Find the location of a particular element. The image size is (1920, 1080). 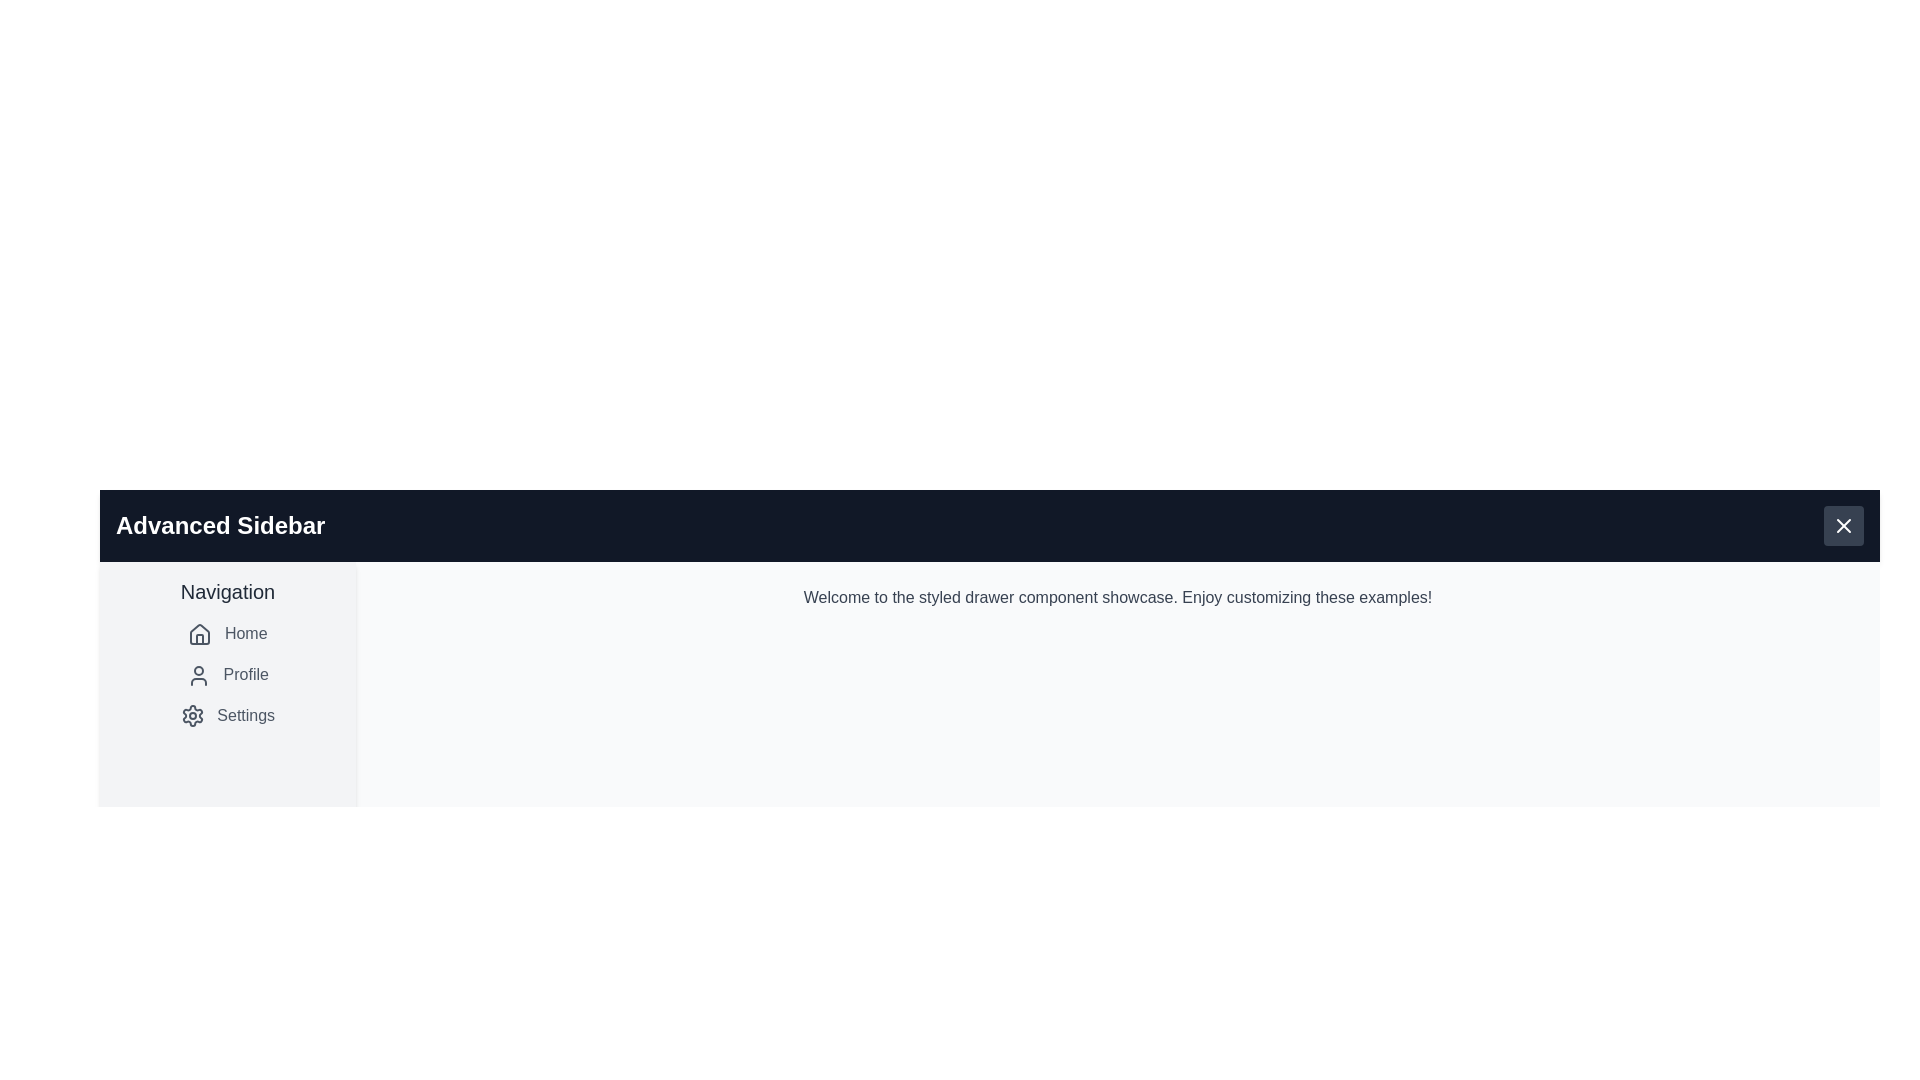

the settings icon located is located at coordinates (192, 715).